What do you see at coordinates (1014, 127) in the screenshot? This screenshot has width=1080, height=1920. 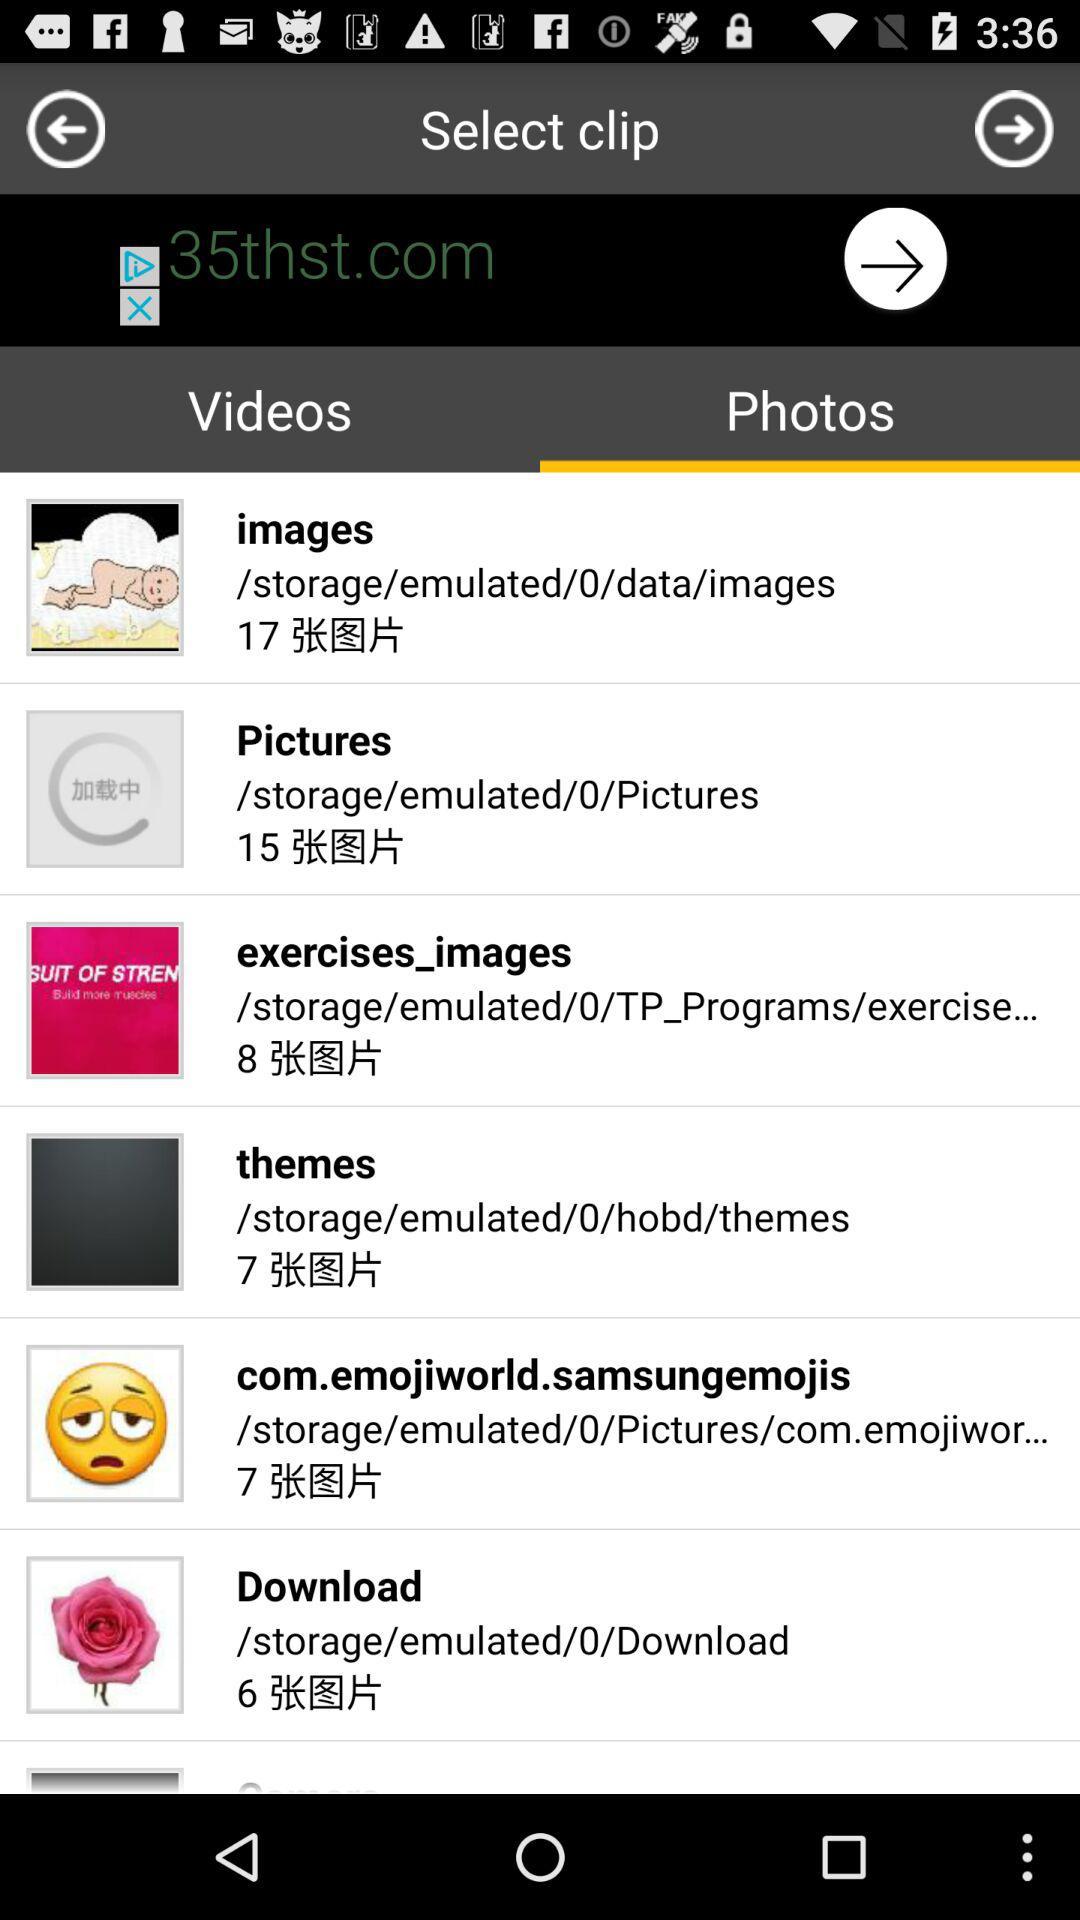 I see `click next button` at bounding box center [1014, 127].